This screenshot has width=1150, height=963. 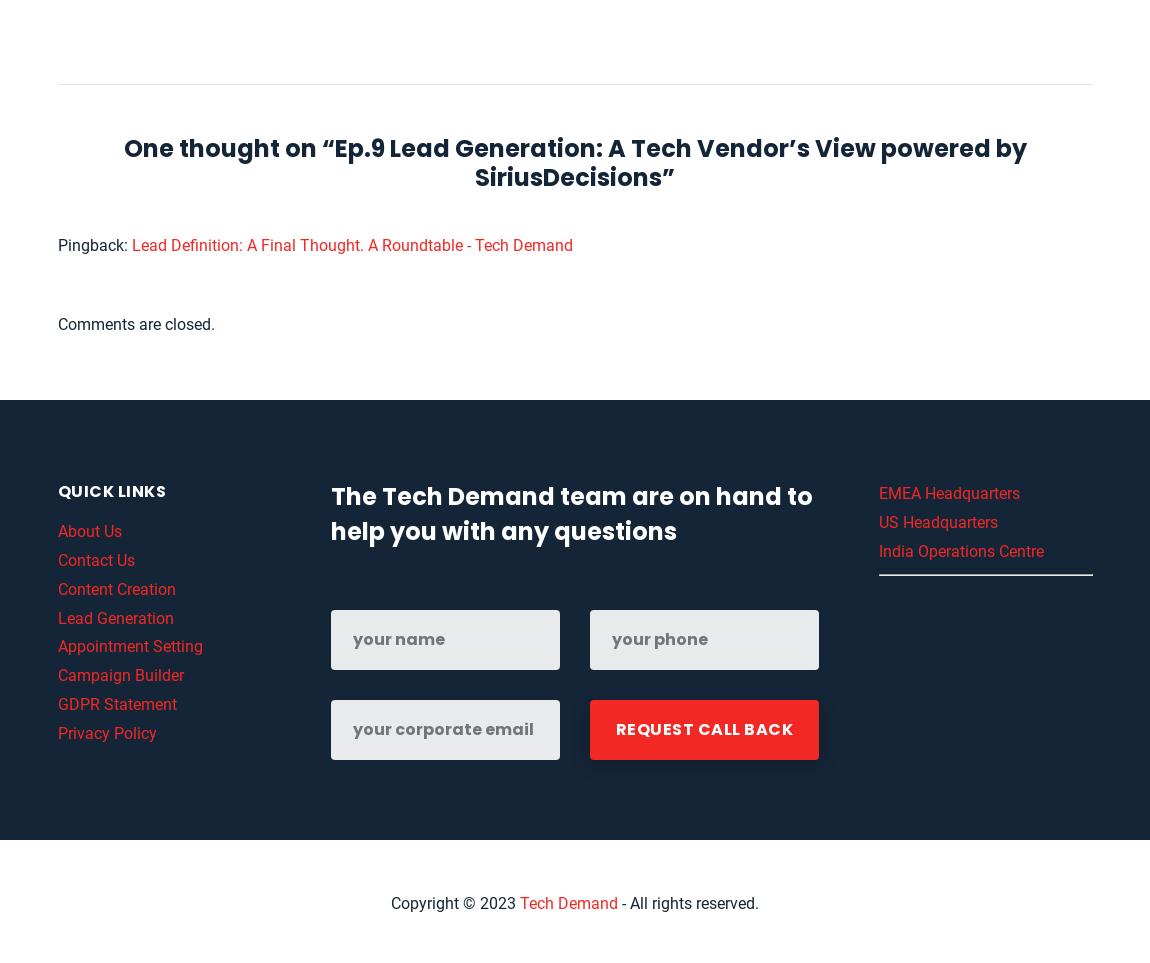 What do you see at coordinates (687, 901) in the screenshot?
I see `'- All rights reserved.'` at bounding box center [687, 901].